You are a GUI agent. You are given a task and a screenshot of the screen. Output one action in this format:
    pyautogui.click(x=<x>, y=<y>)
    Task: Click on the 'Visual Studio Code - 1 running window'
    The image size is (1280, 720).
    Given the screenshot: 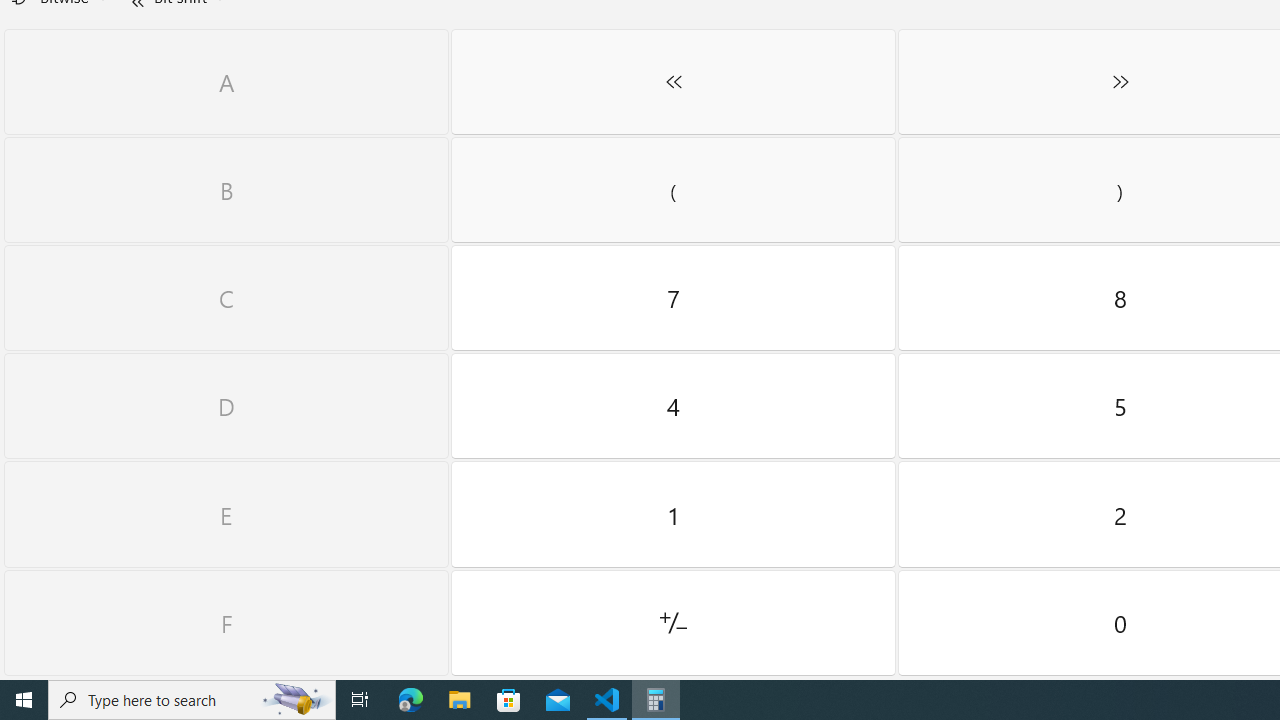 What is the action you would take?
    pyautogui.click(x=606, y=698)
    